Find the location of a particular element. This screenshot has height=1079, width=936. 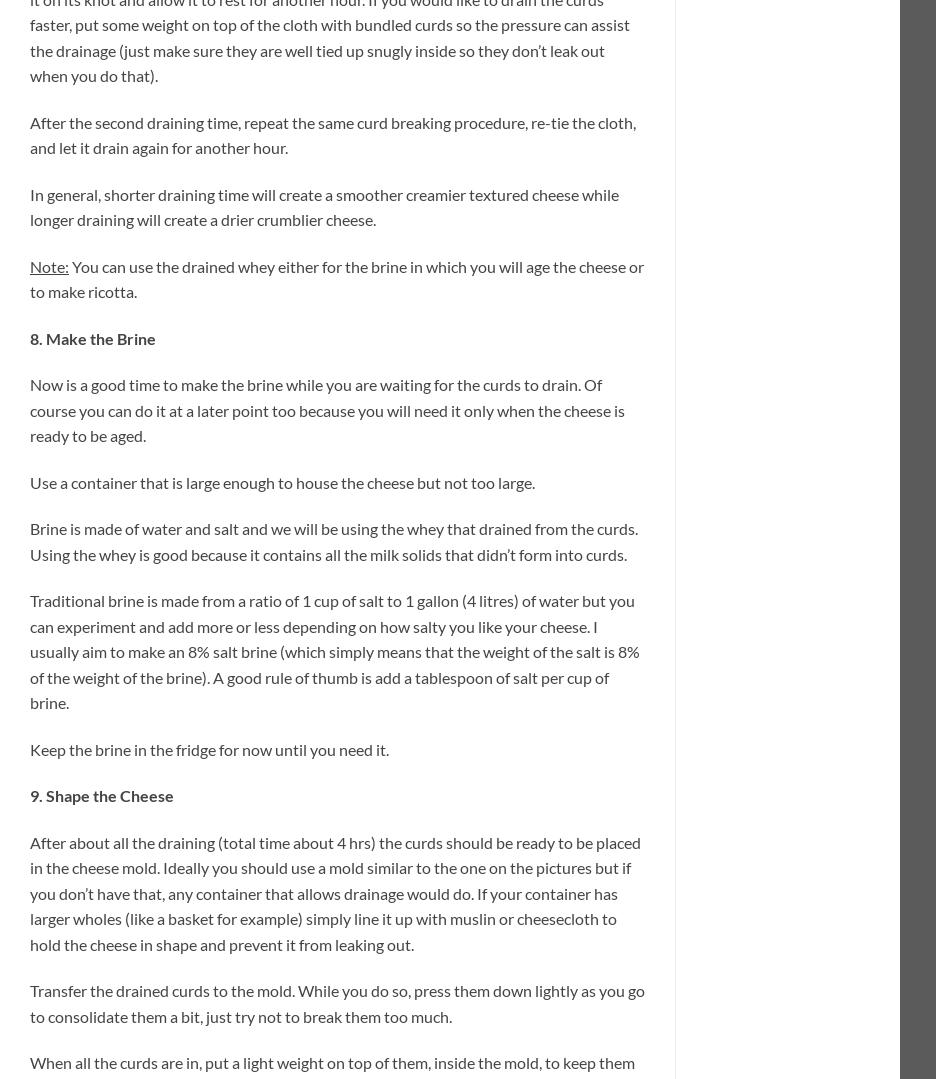

'After about all the draining (total time about 4 hrs) the curds should be ready to be placed in the cheese mold. Ideally you should use a mold similar to the one on the pictures but if you don’t have that, any container that allows drainage would do. If your container has larger wholes (like a basket for example) simply line it up with muslin or cheesecloth to hold the cheese in shape and prevent it from leaking out.' is located at coordinates (334, 891).